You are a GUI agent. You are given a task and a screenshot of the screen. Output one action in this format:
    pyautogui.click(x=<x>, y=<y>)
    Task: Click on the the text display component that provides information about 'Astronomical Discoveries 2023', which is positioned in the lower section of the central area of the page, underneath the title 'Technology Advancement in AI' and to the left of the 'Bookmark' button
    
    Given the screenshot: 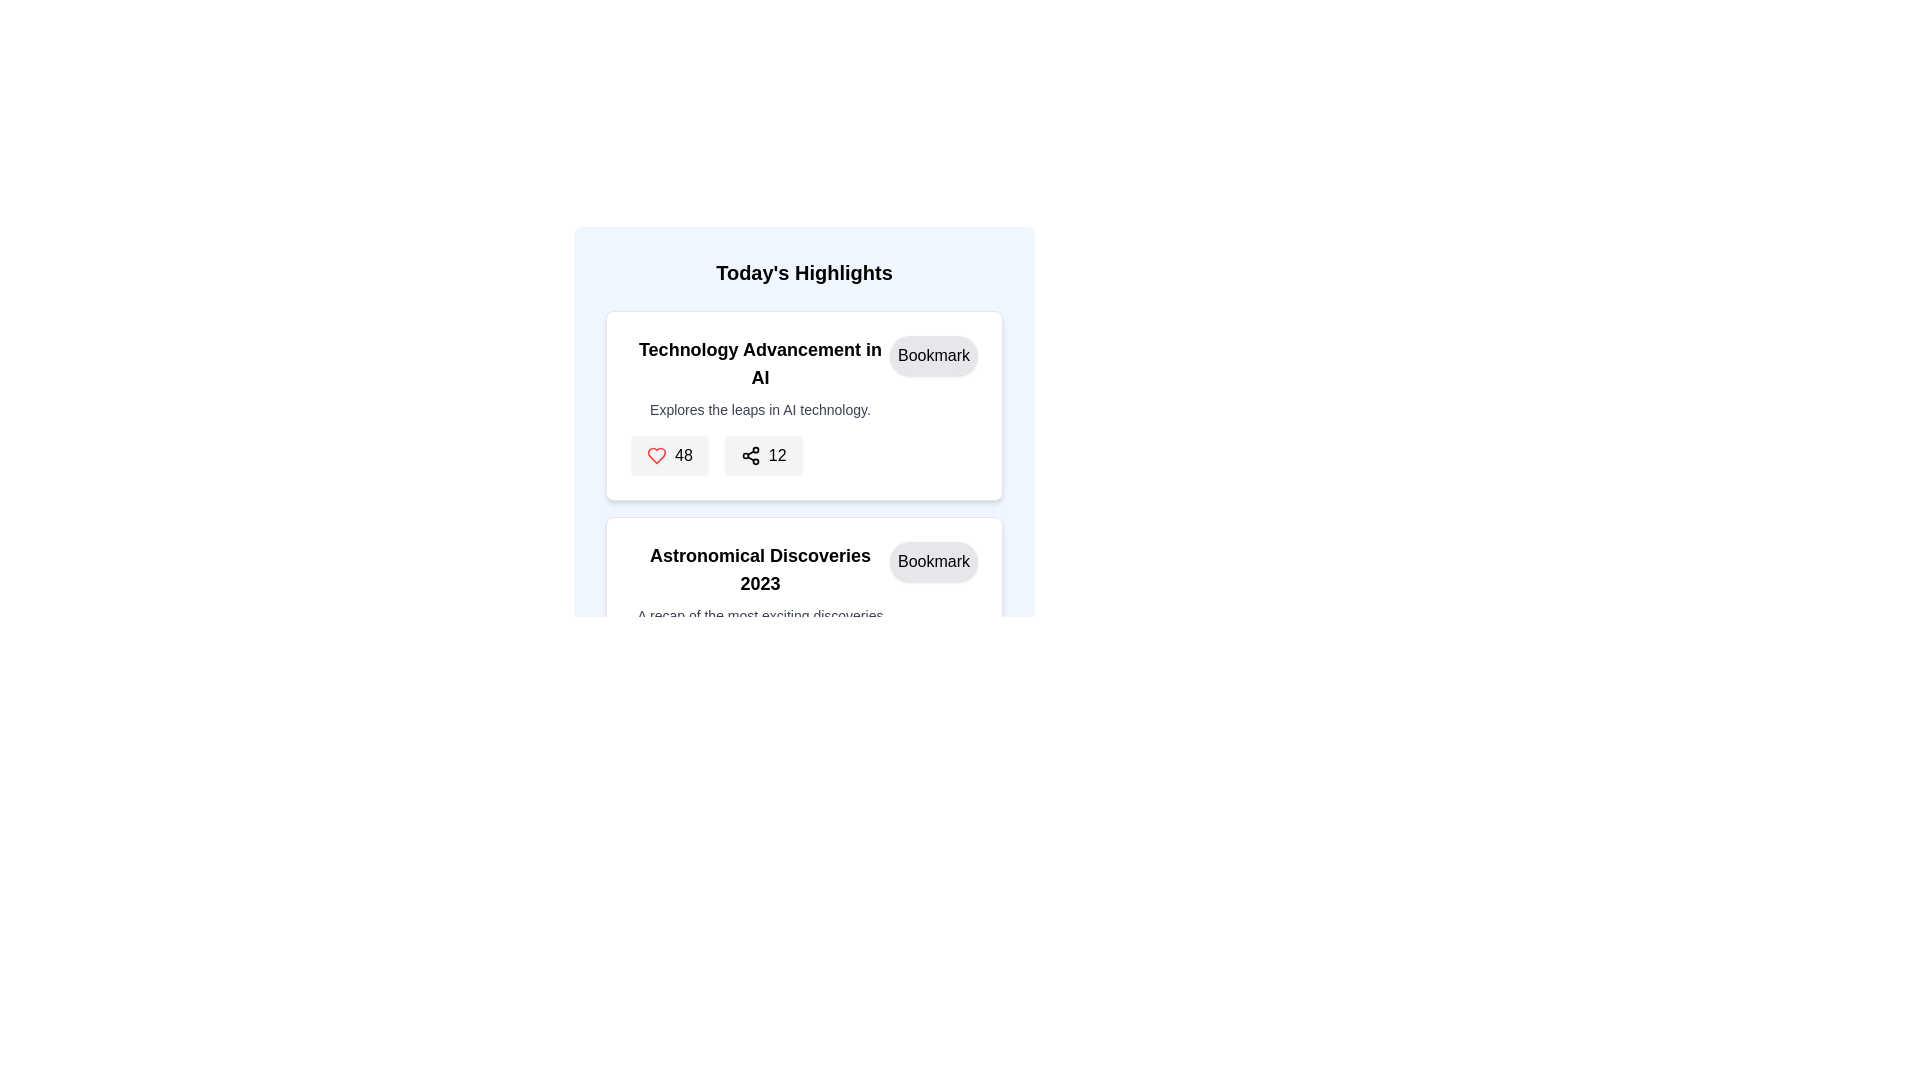 What is the action you would take?
    pyautogui.click(x=759, y=593)
    